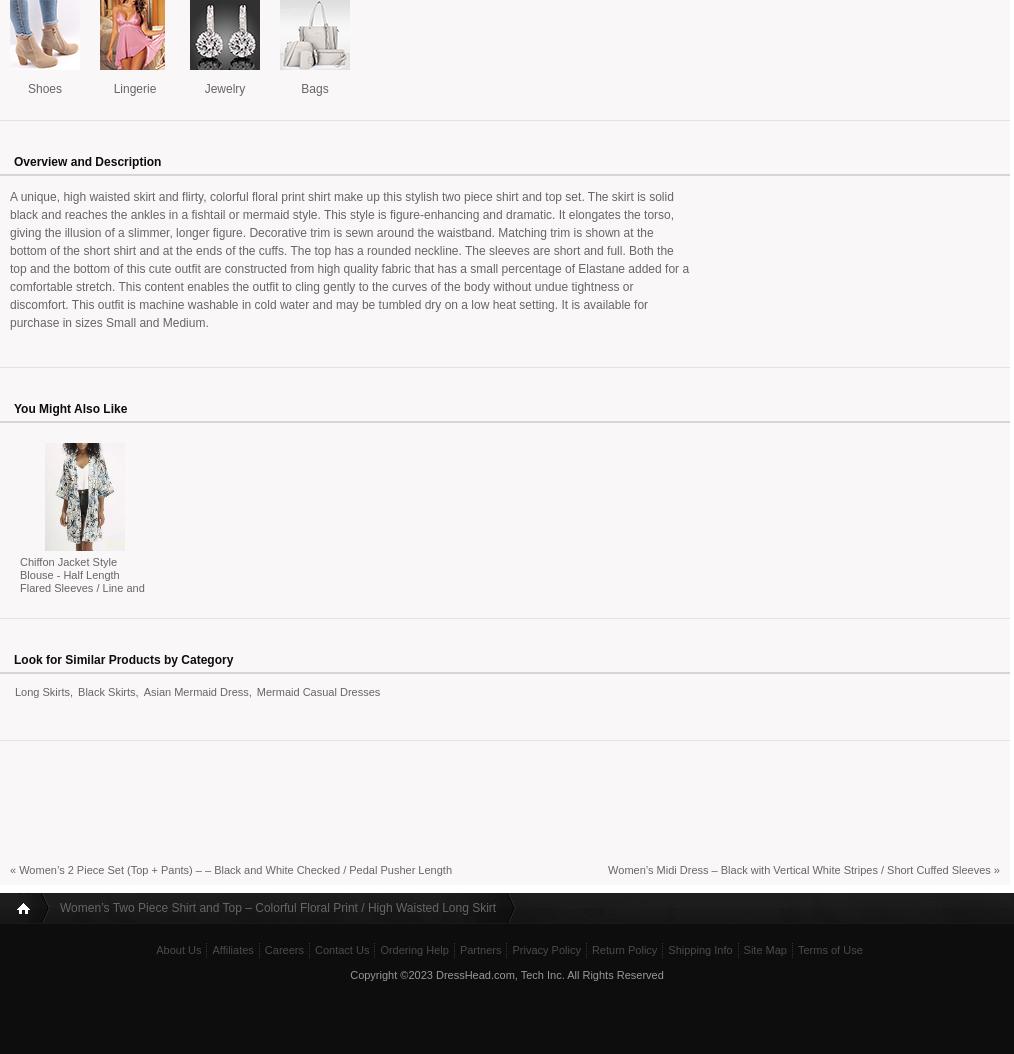 This screenshot has height=1054, width=1014. Describe the element at coordinates (69, 407) in the screenshot. I see `'You Might Also Like'` at that location.